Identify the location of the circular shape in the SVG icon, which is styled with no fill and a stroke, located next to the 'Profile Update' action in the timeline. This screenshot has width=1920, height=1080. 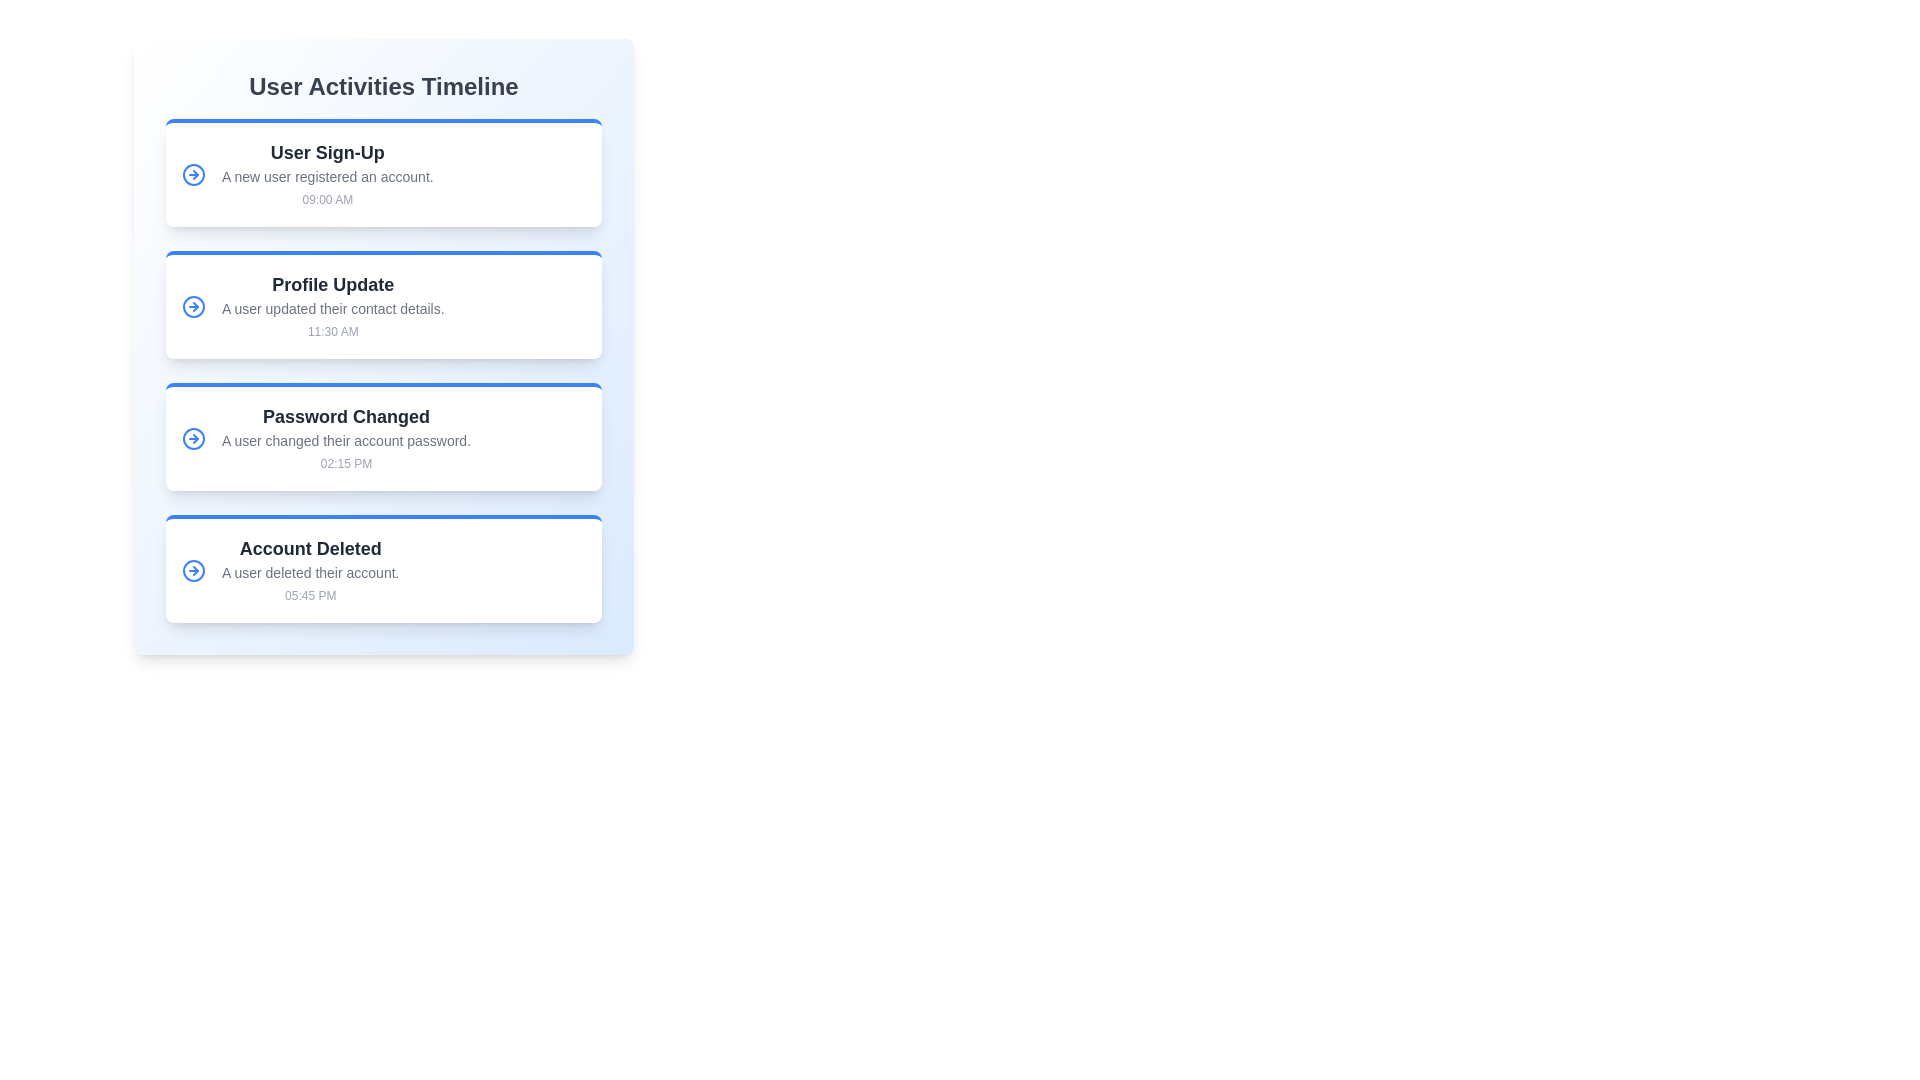
(193, 173).